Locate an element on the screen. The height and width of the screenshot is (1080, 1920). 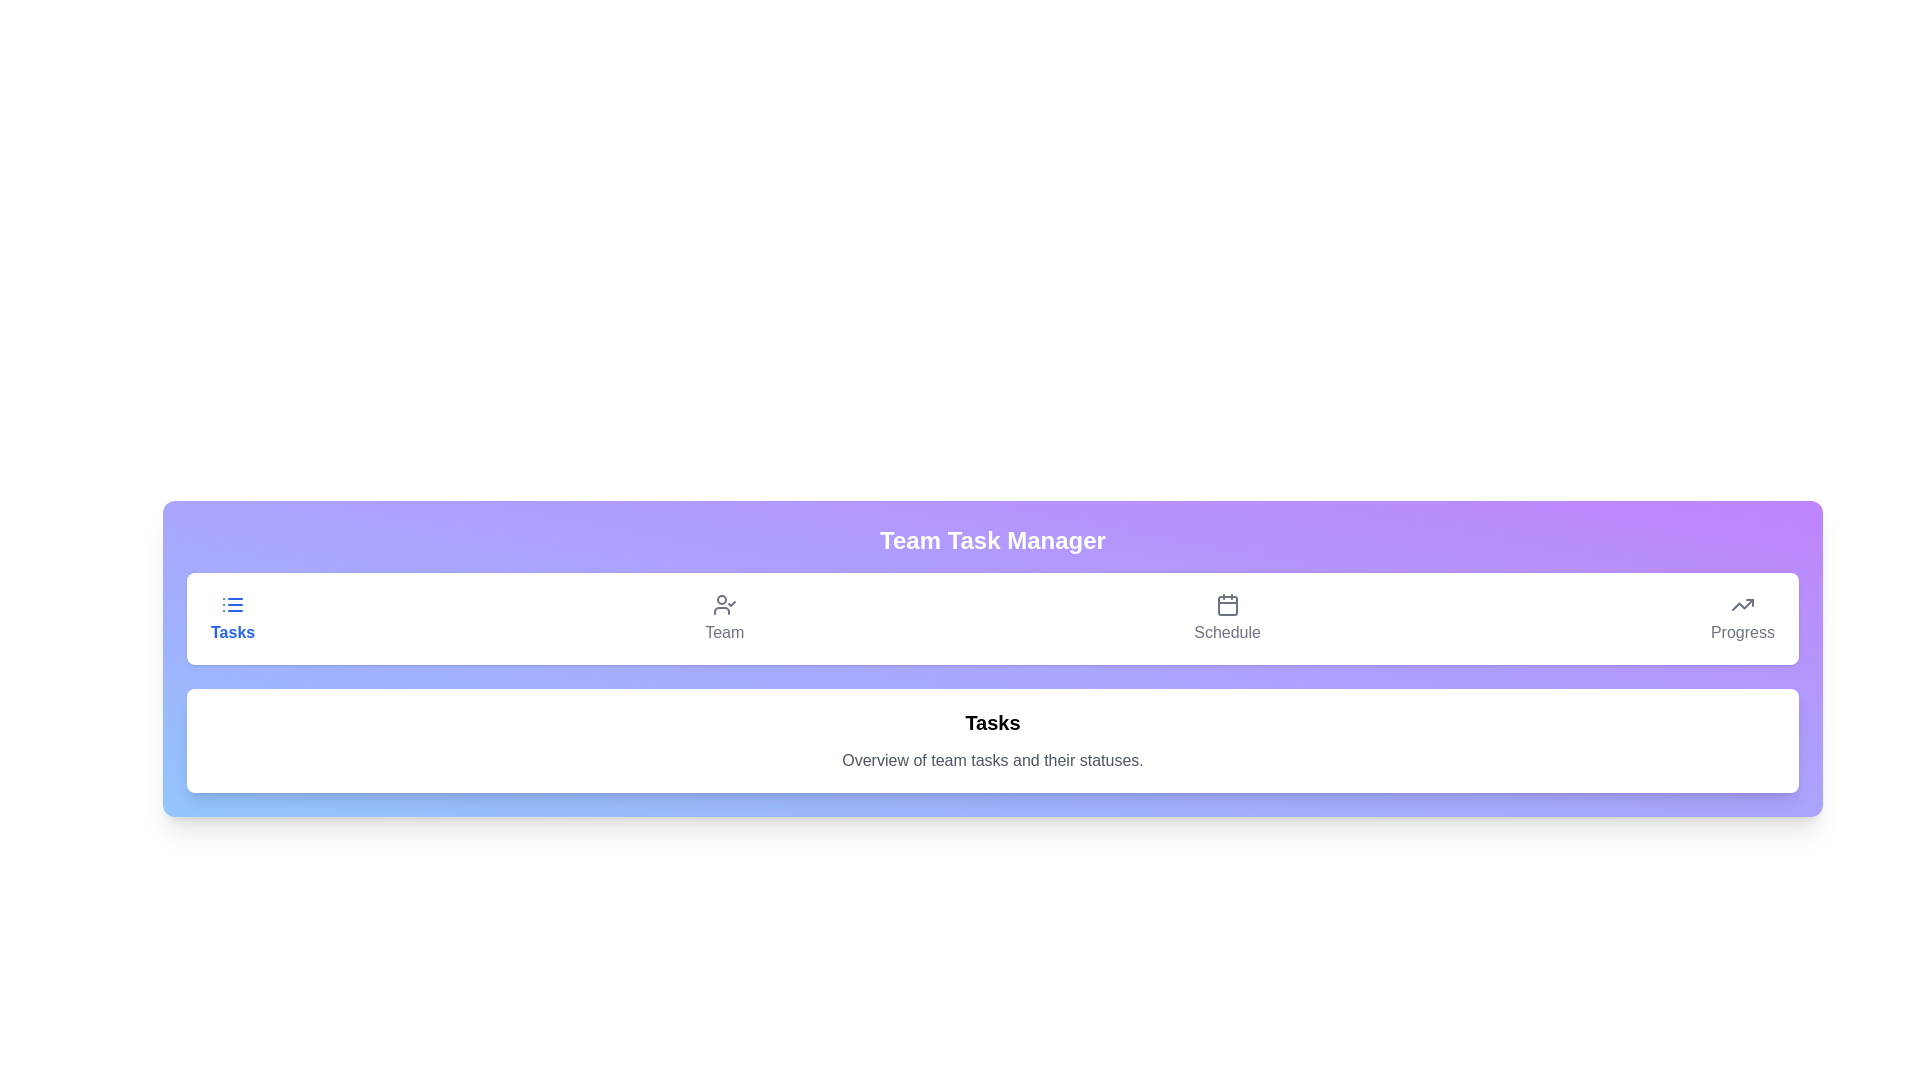
the 'Team' button, which is a compact rectangular UI component featuring a person graphic with a checkmark and the label 'Team' below it, located centrally in a horizontal list of elements under the header is located at coordinates (723, 617).